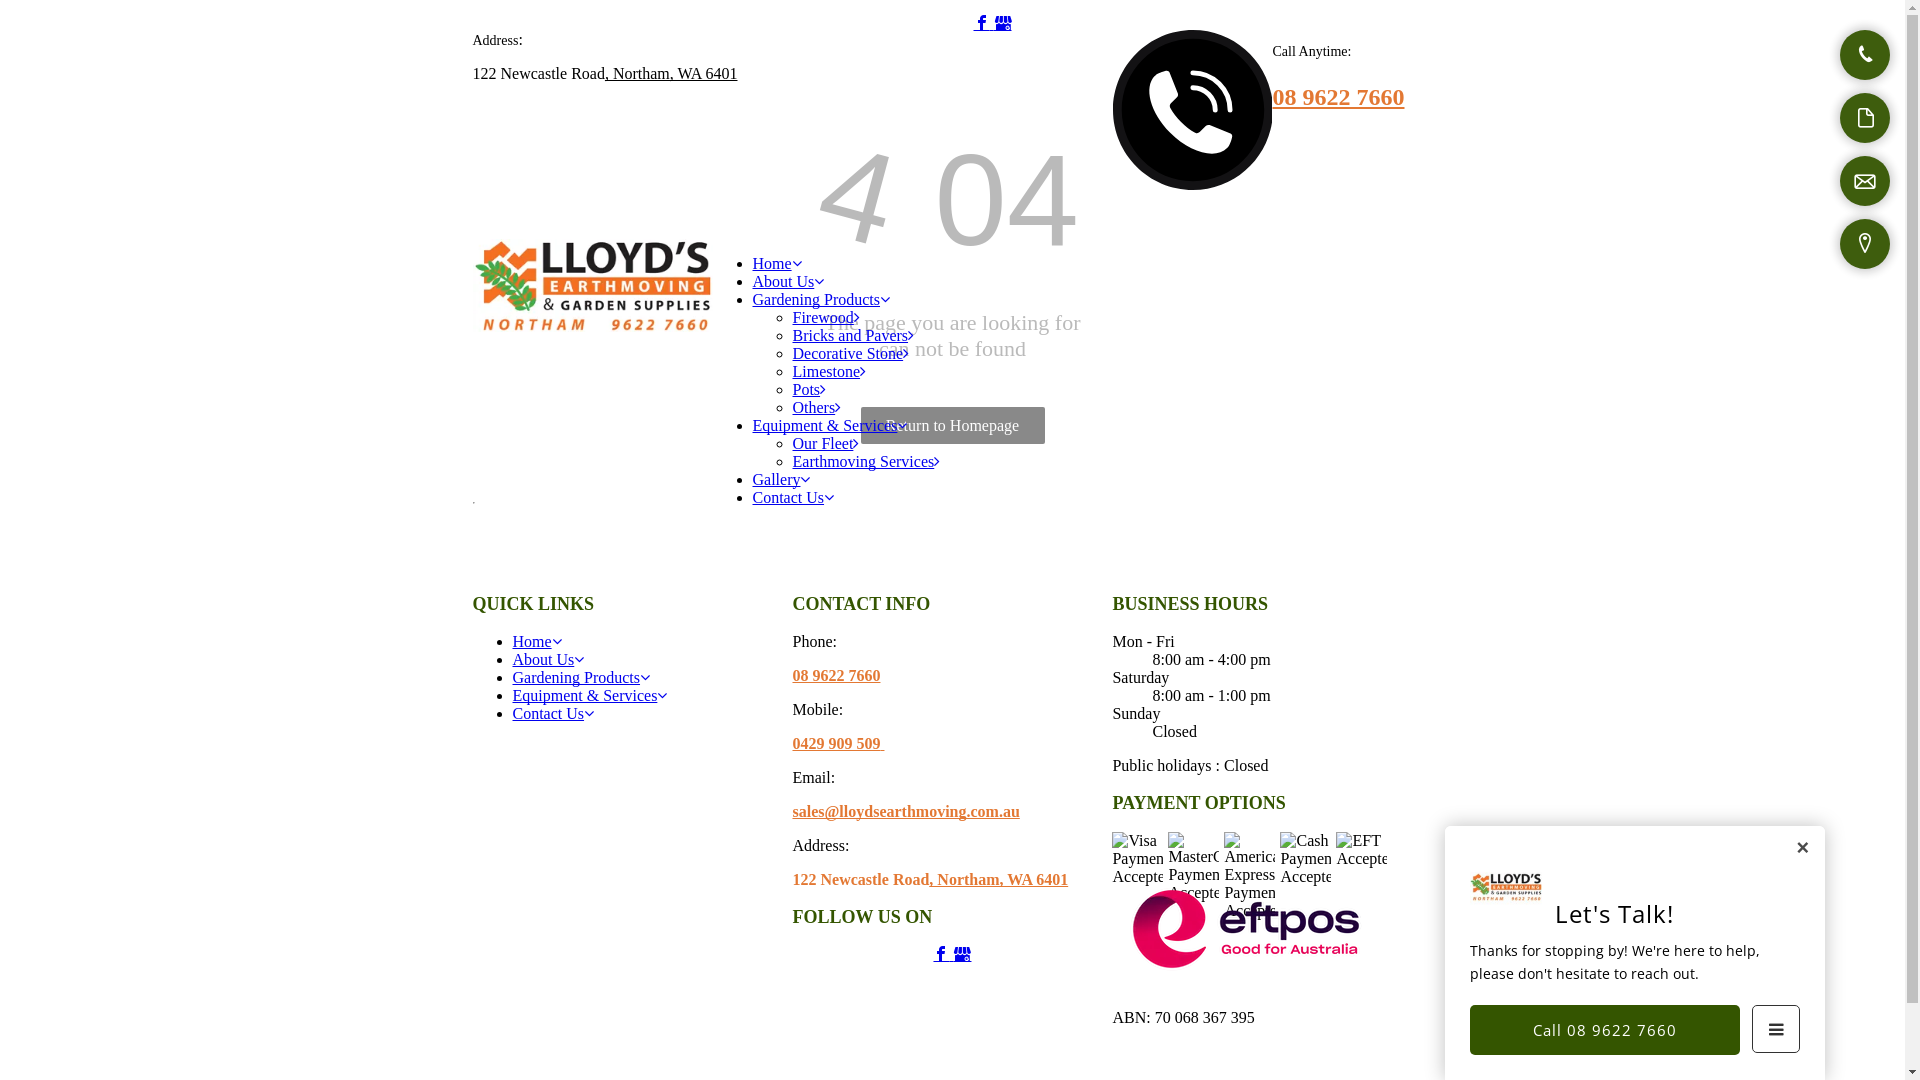 This screenshot has width=1920, height=1080. I want to click on 'Return to Homepage', so click(950, 424).